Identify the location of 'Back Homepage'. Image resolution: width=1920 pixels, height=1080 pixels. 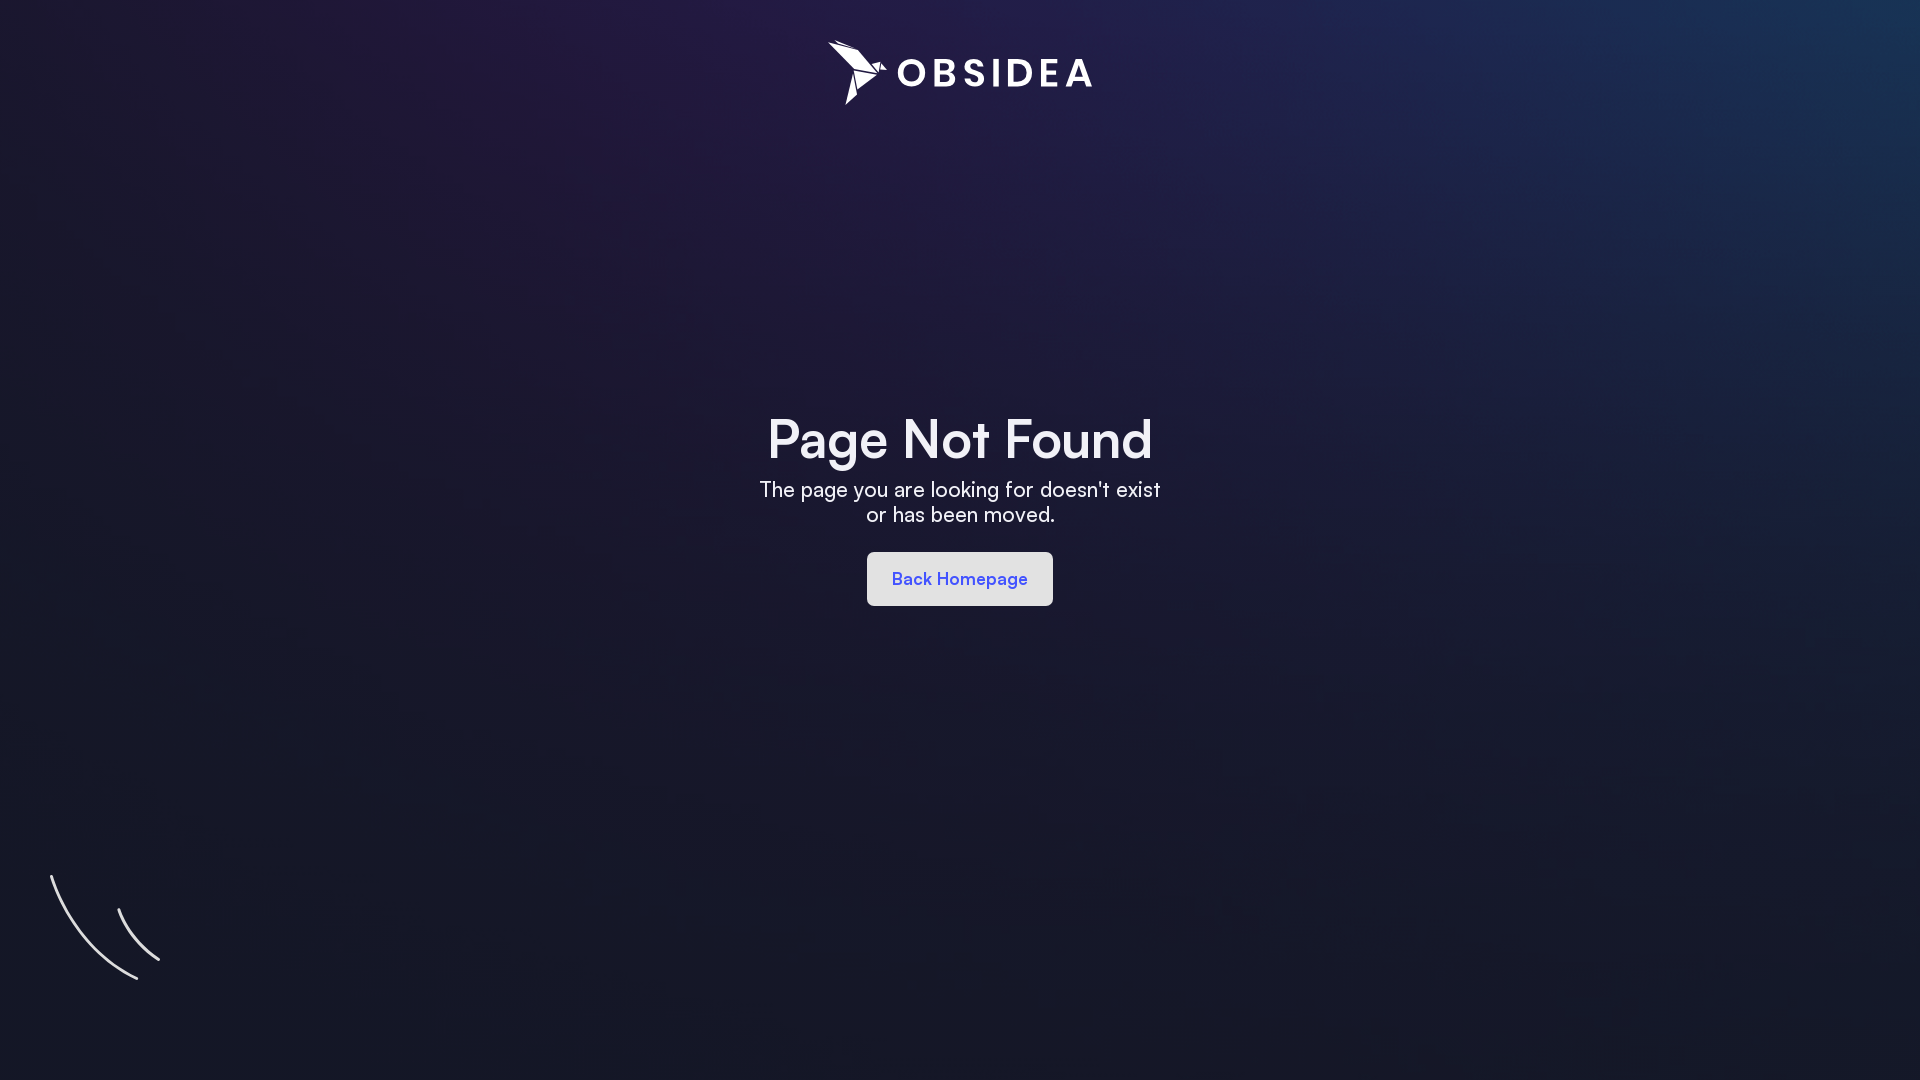
(960, 578).